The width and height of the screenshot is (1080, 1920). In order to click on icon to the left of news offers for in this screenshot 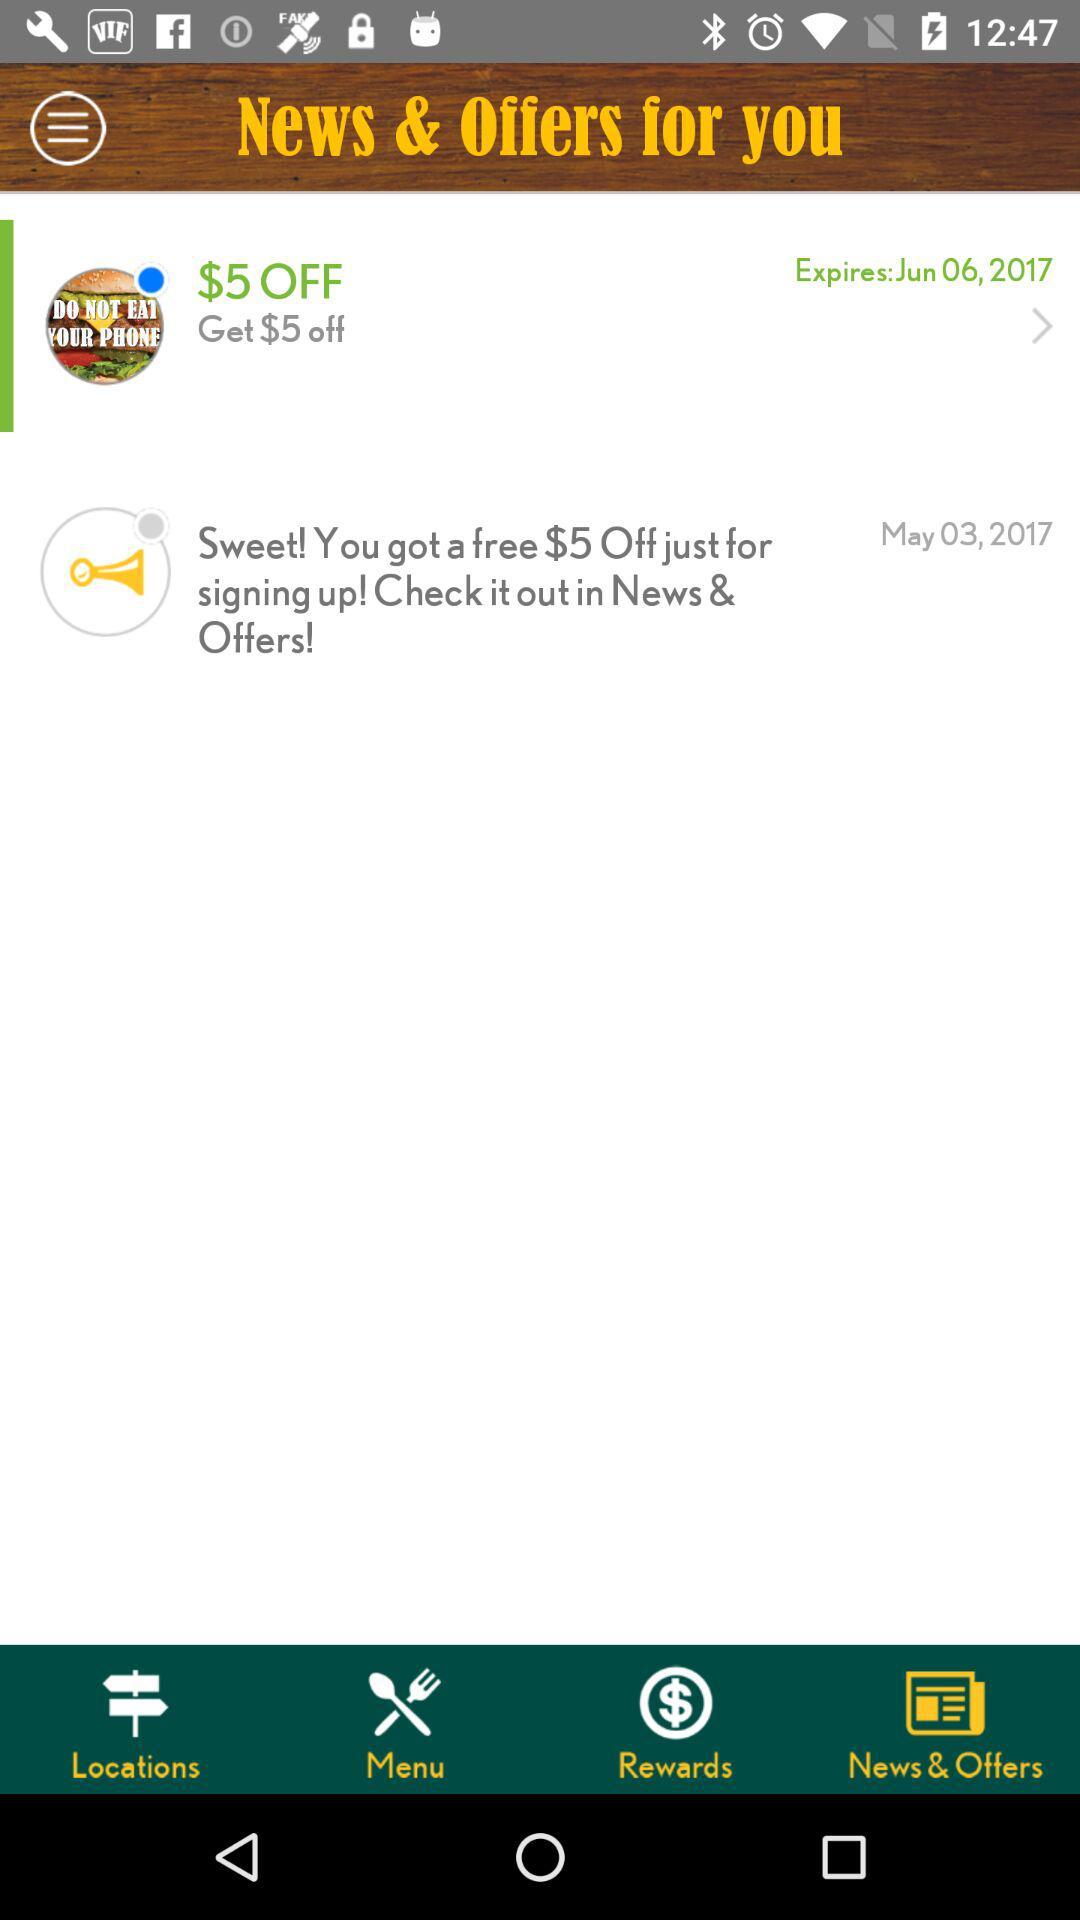, I will do `click(66, 127)`.